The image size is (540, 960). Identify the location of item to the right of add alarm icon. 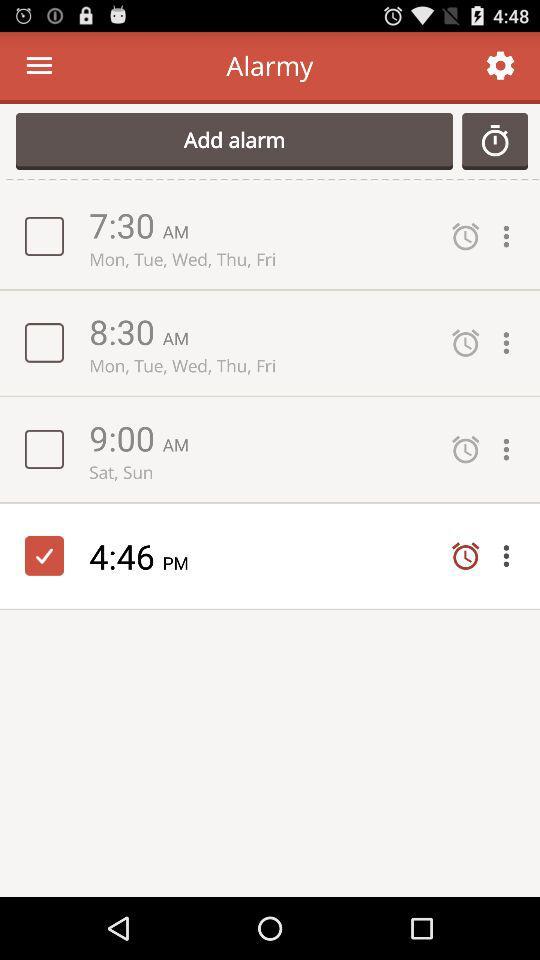
(494, 140).